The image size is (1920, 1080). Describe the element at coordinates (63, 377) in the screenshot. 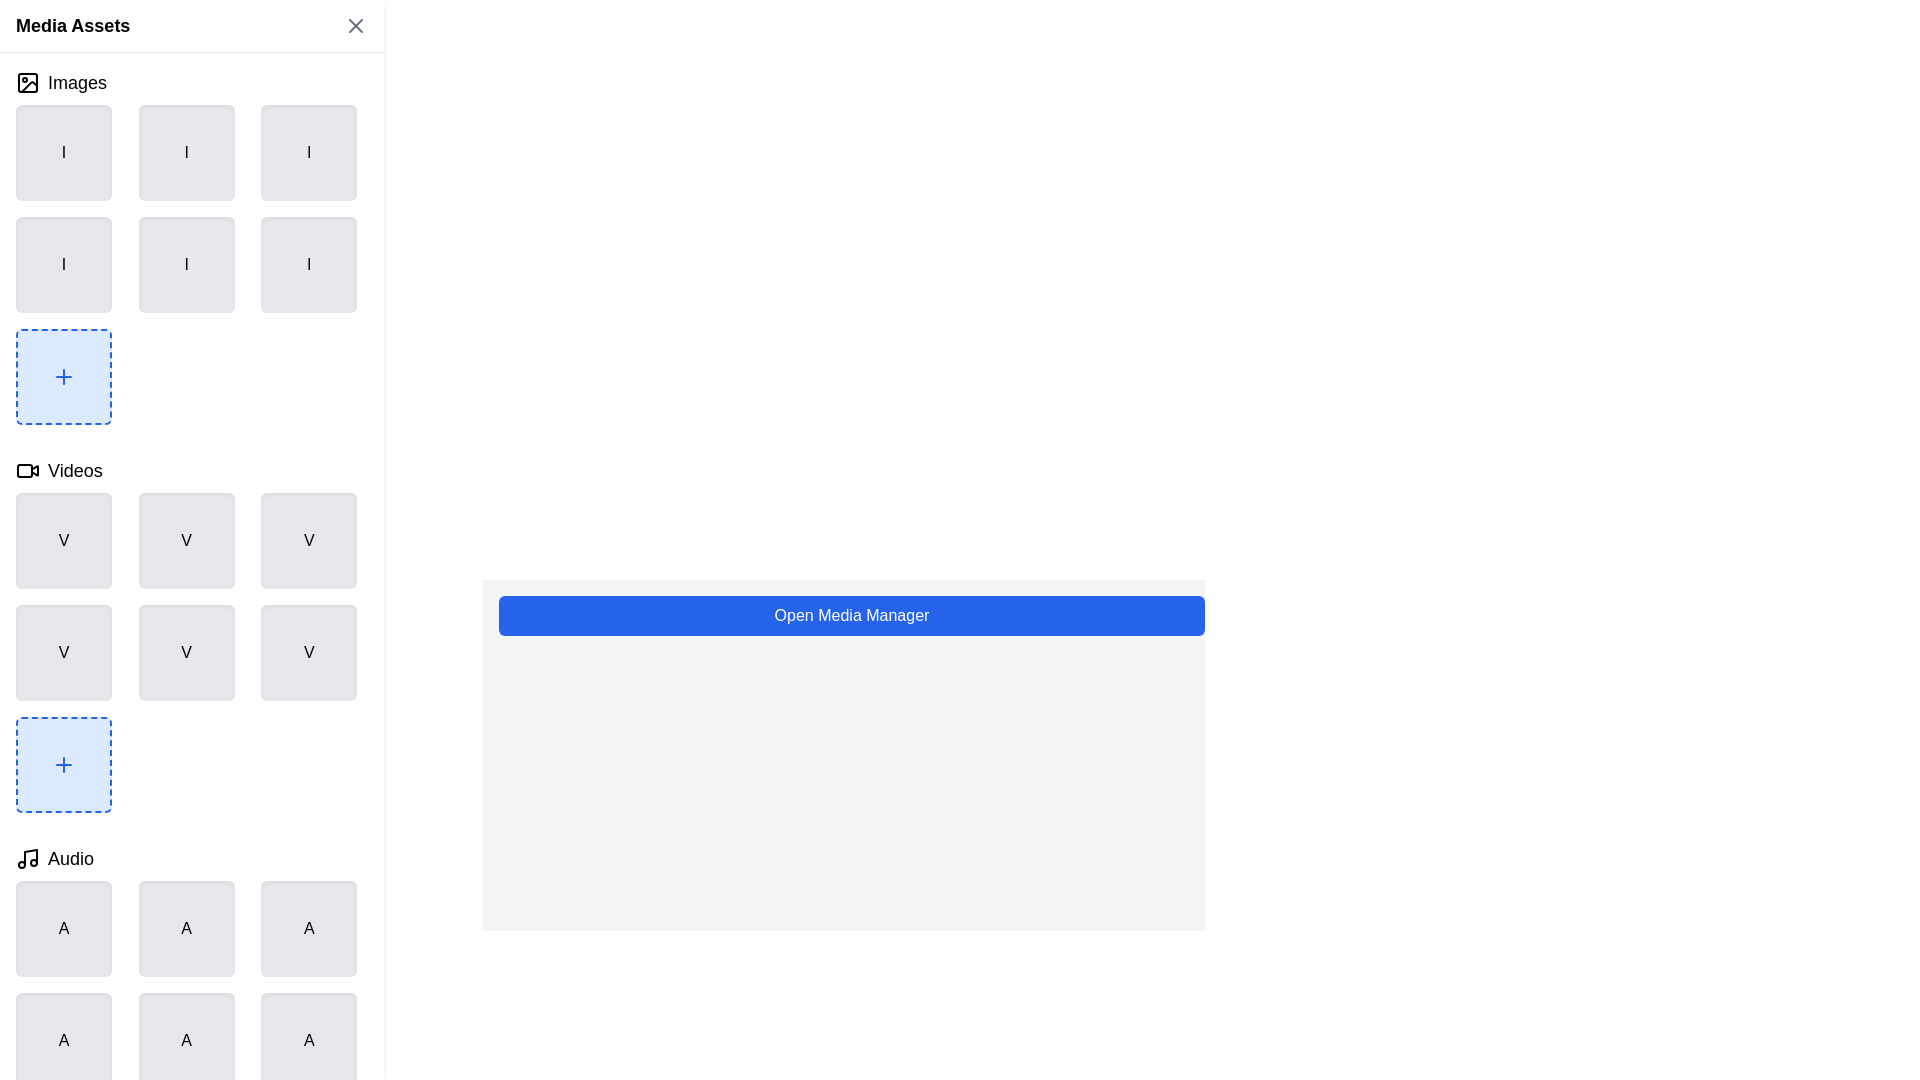

I see `the small blue plus icon within the light blue square box located in the 'Images' section of the 'Media Assets' panel` at that location.